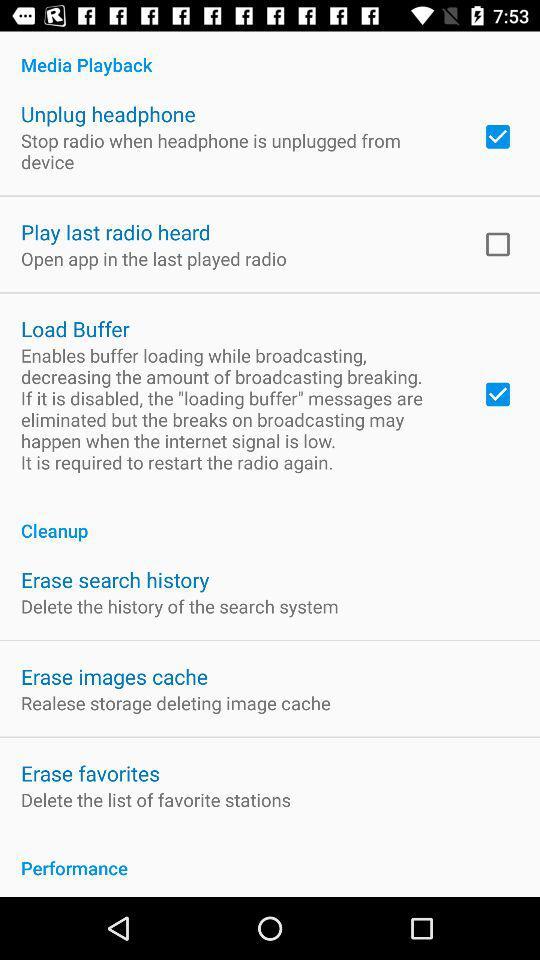  I want to click on icon above the erase search history icon, so click(270, 519).